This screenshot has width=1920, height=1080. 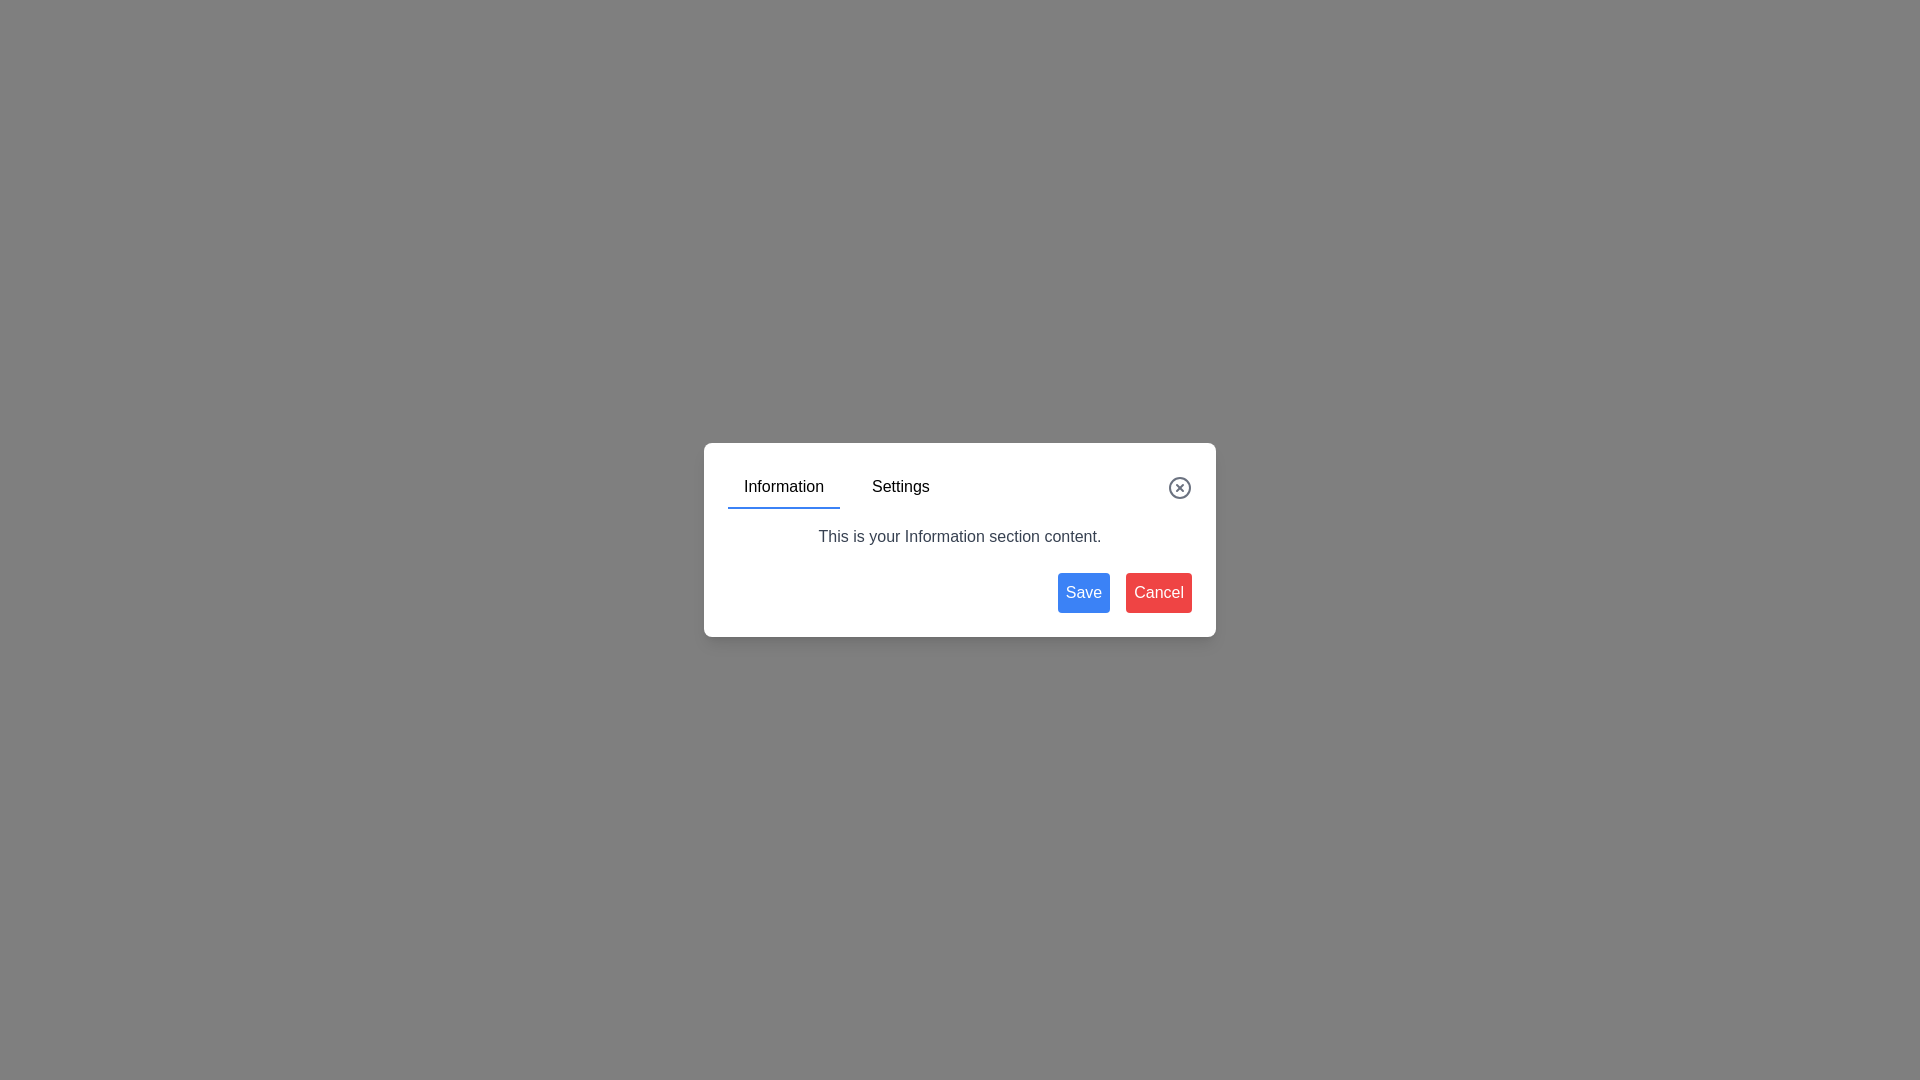 What do you see at coordinates (1180, 488) in the screenshot?
I see `the close button located in the top-right corner of the modal dialog` at bounding box center [1180, 488].